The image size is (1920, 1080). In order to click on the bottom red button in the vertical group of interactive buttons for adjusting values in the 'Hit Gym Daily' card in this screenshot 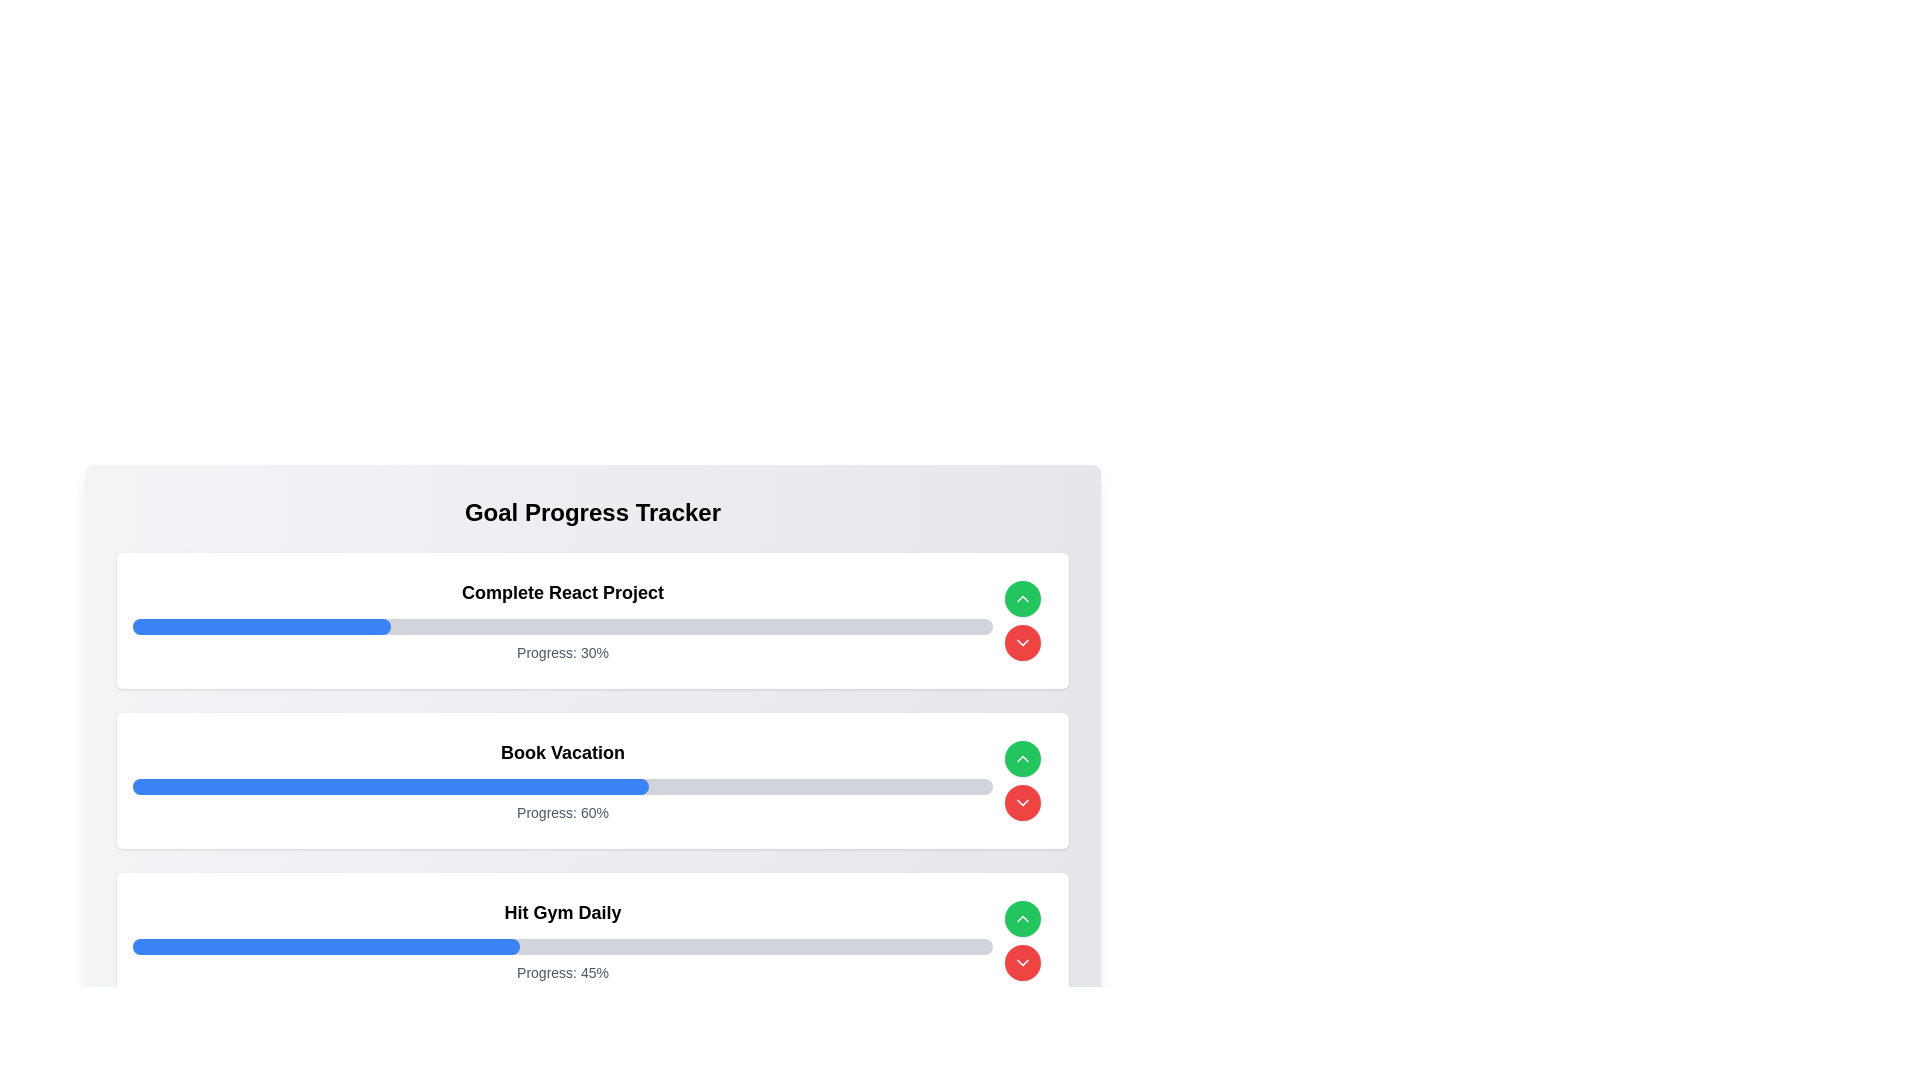, I will do `click(1022, 941)`.